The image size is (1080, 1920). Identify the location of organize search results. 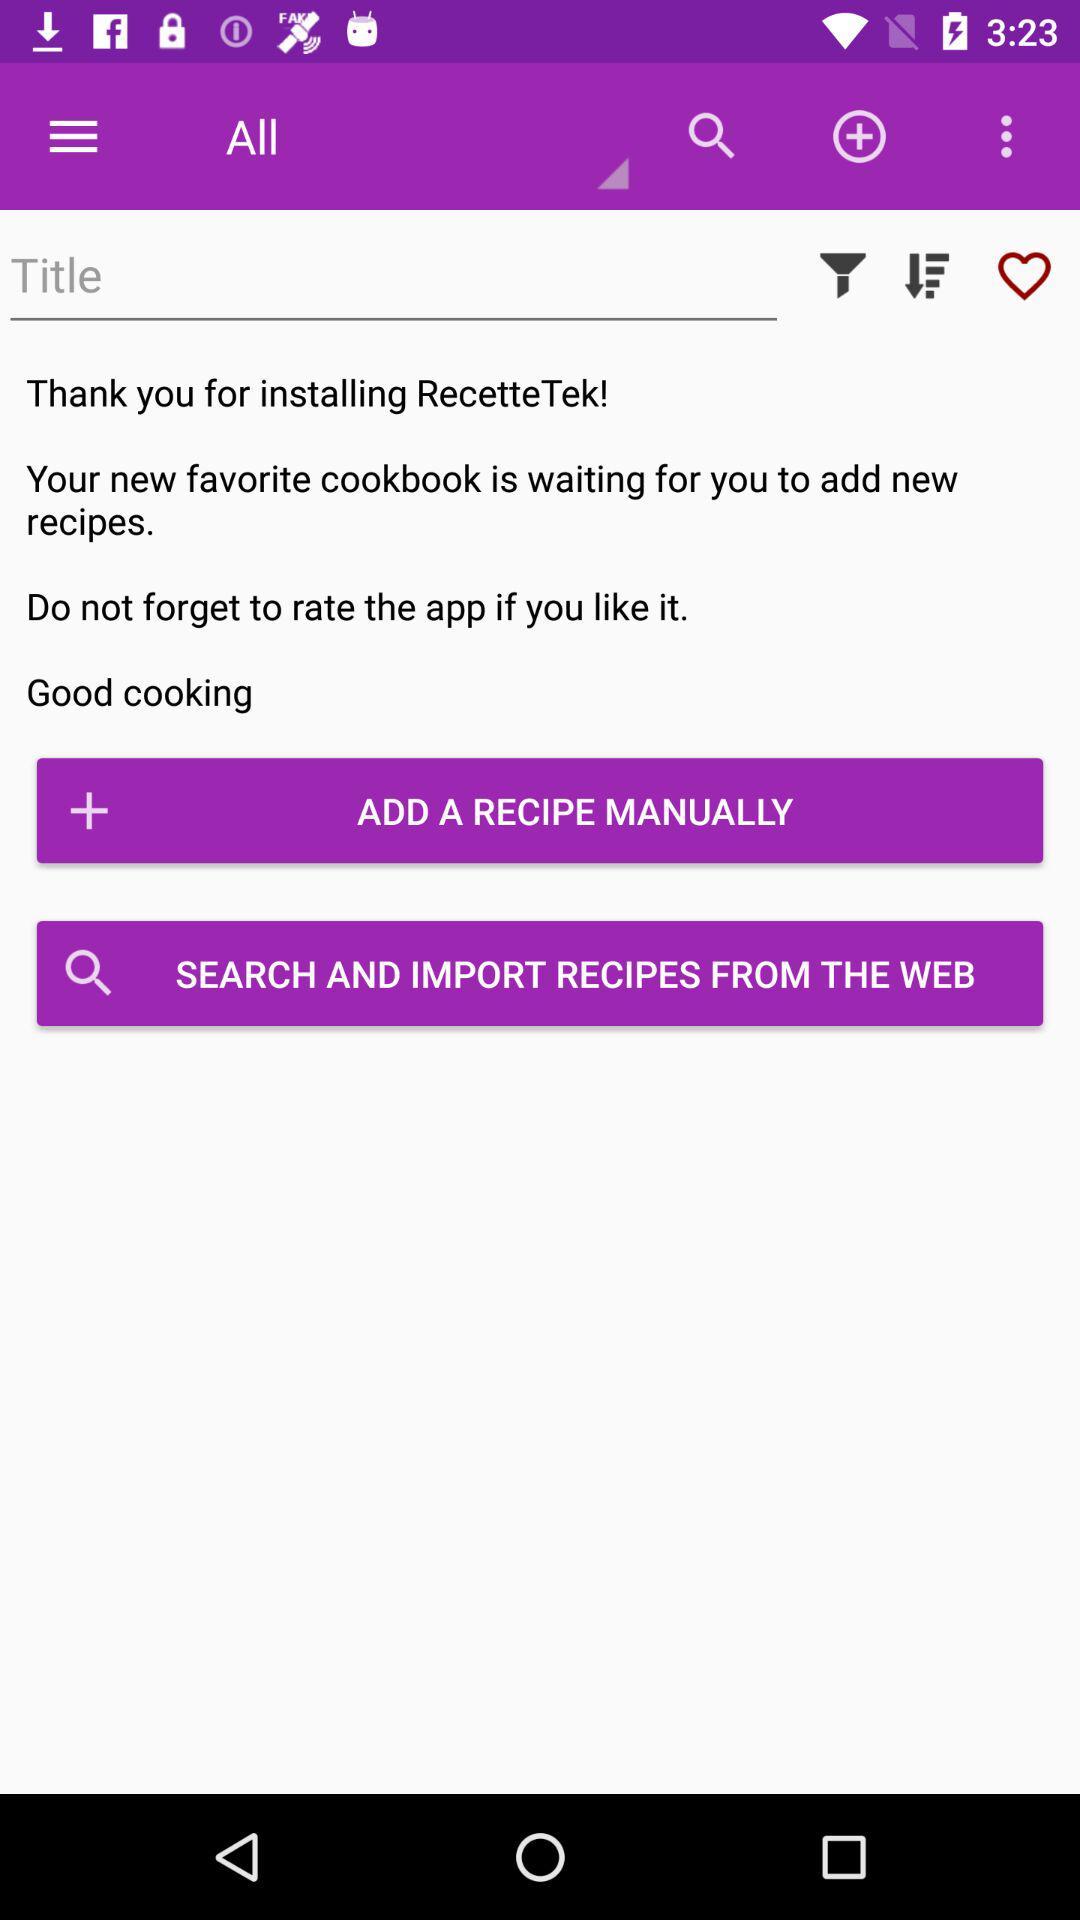
(926, 274).